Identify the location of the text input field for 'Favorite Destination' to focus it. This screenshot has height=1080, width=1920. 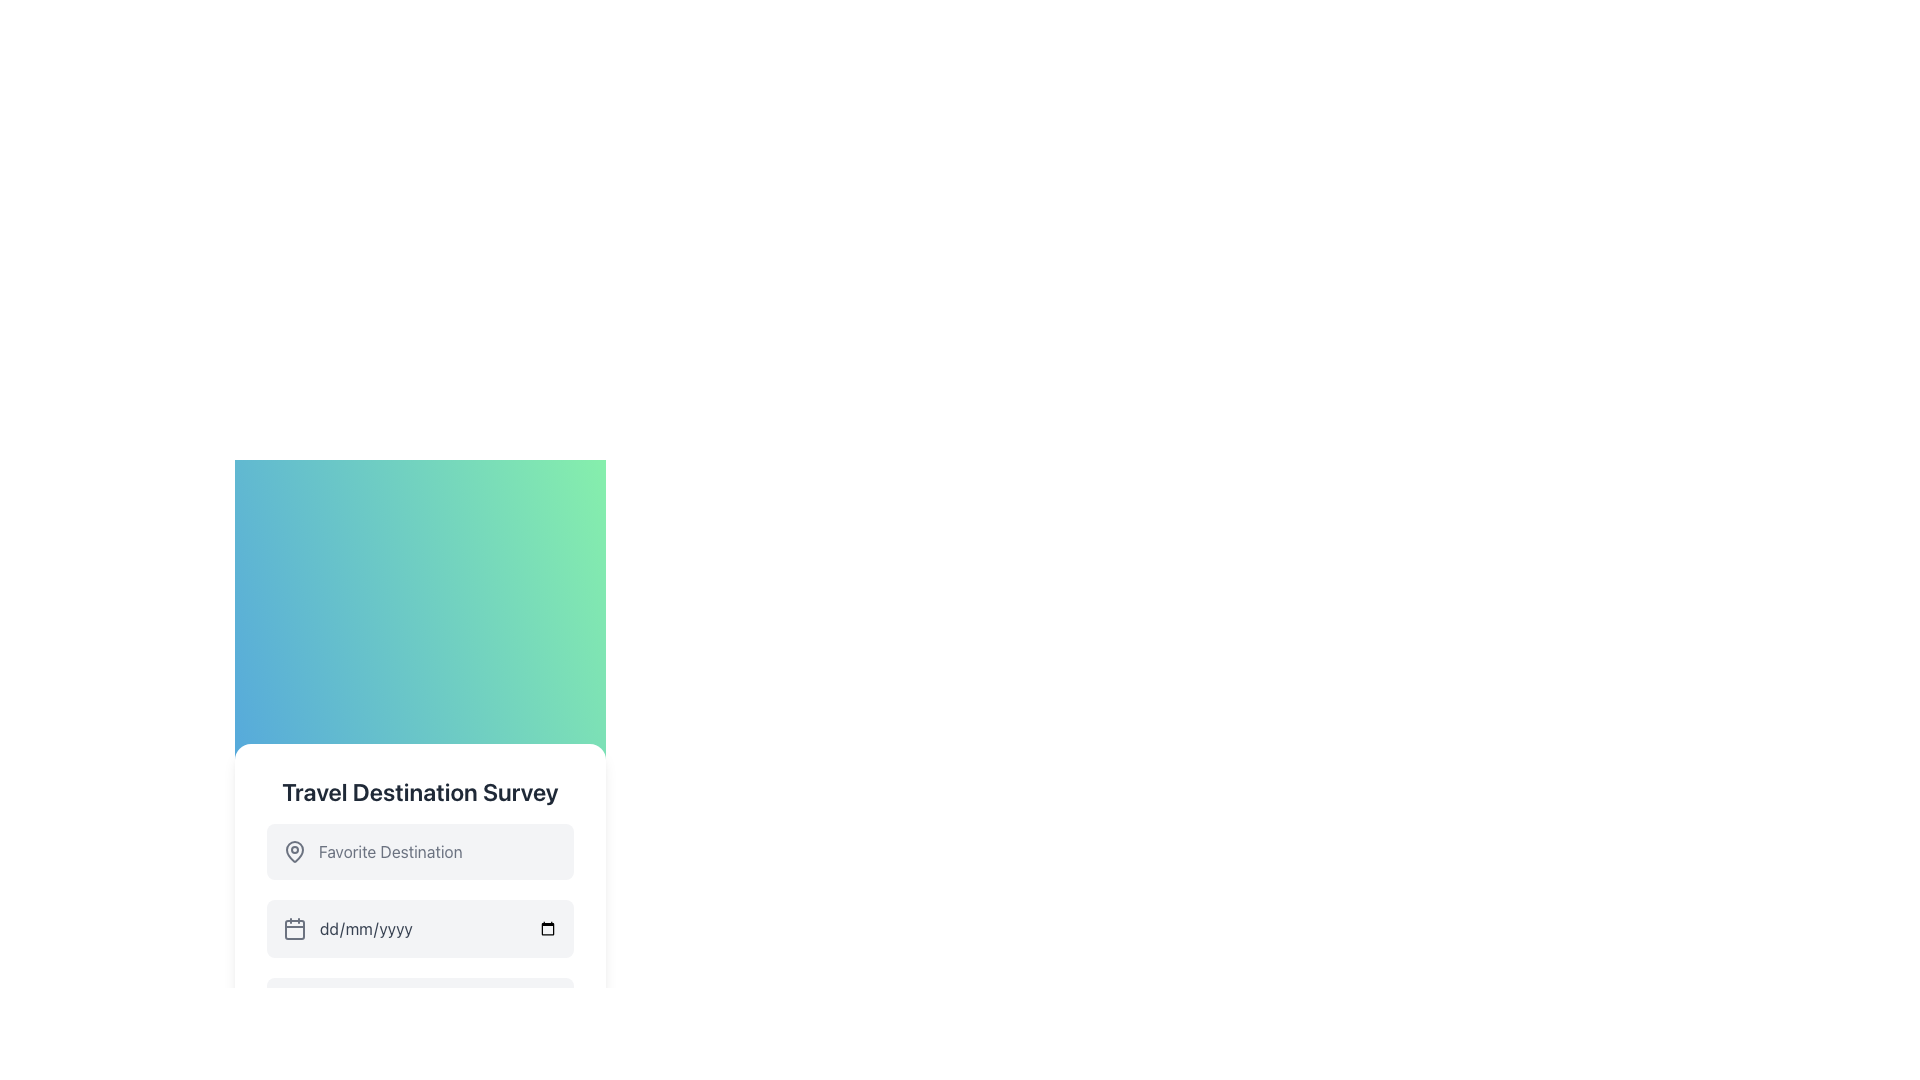
(419, 852).